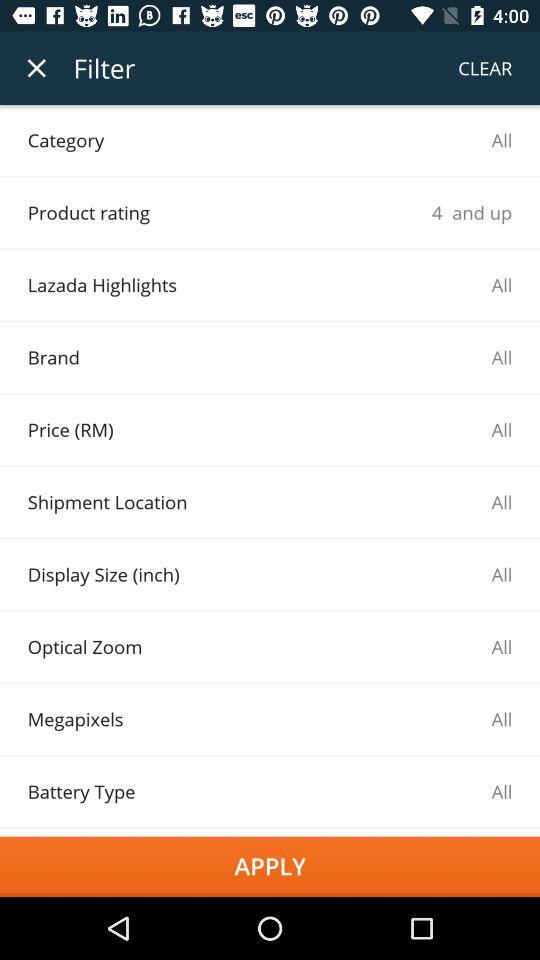 This screenshot has width=540, height=960. Describe the element at coordinates (36, 68) in the screenshot. I see `item above category` at that location.